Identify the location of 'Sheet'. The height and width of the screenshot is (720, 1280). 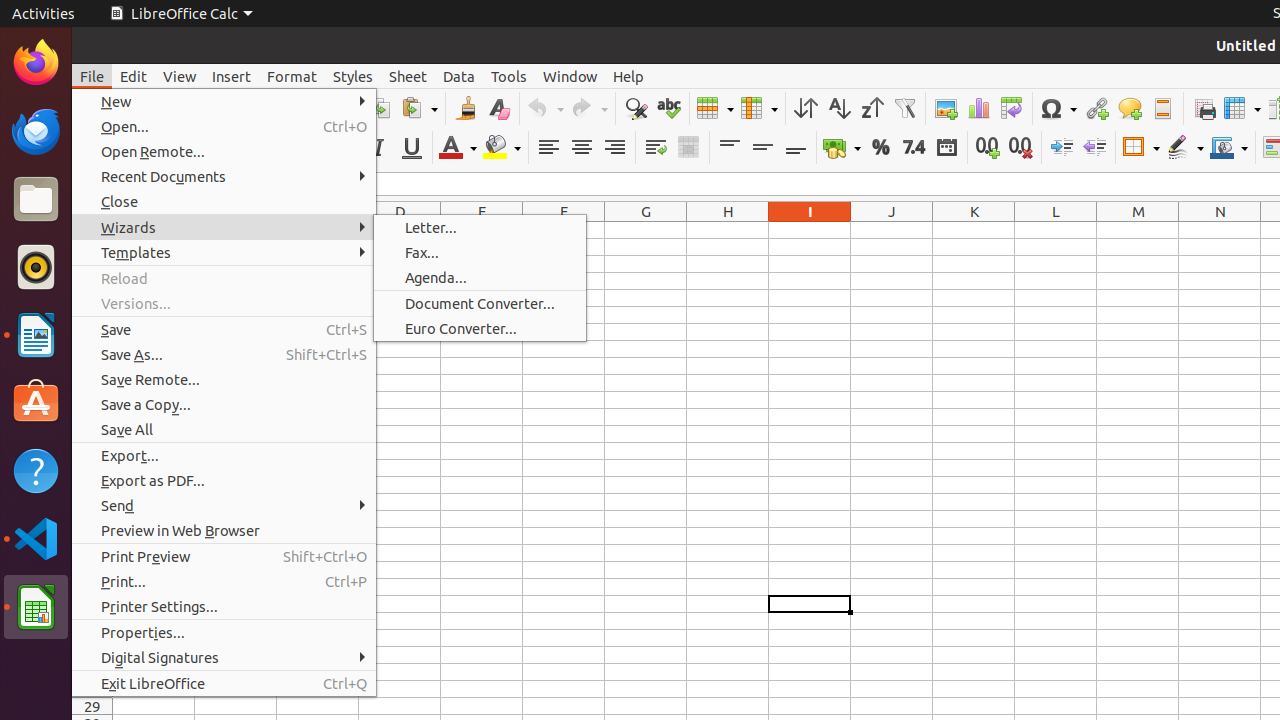
(406, 75).